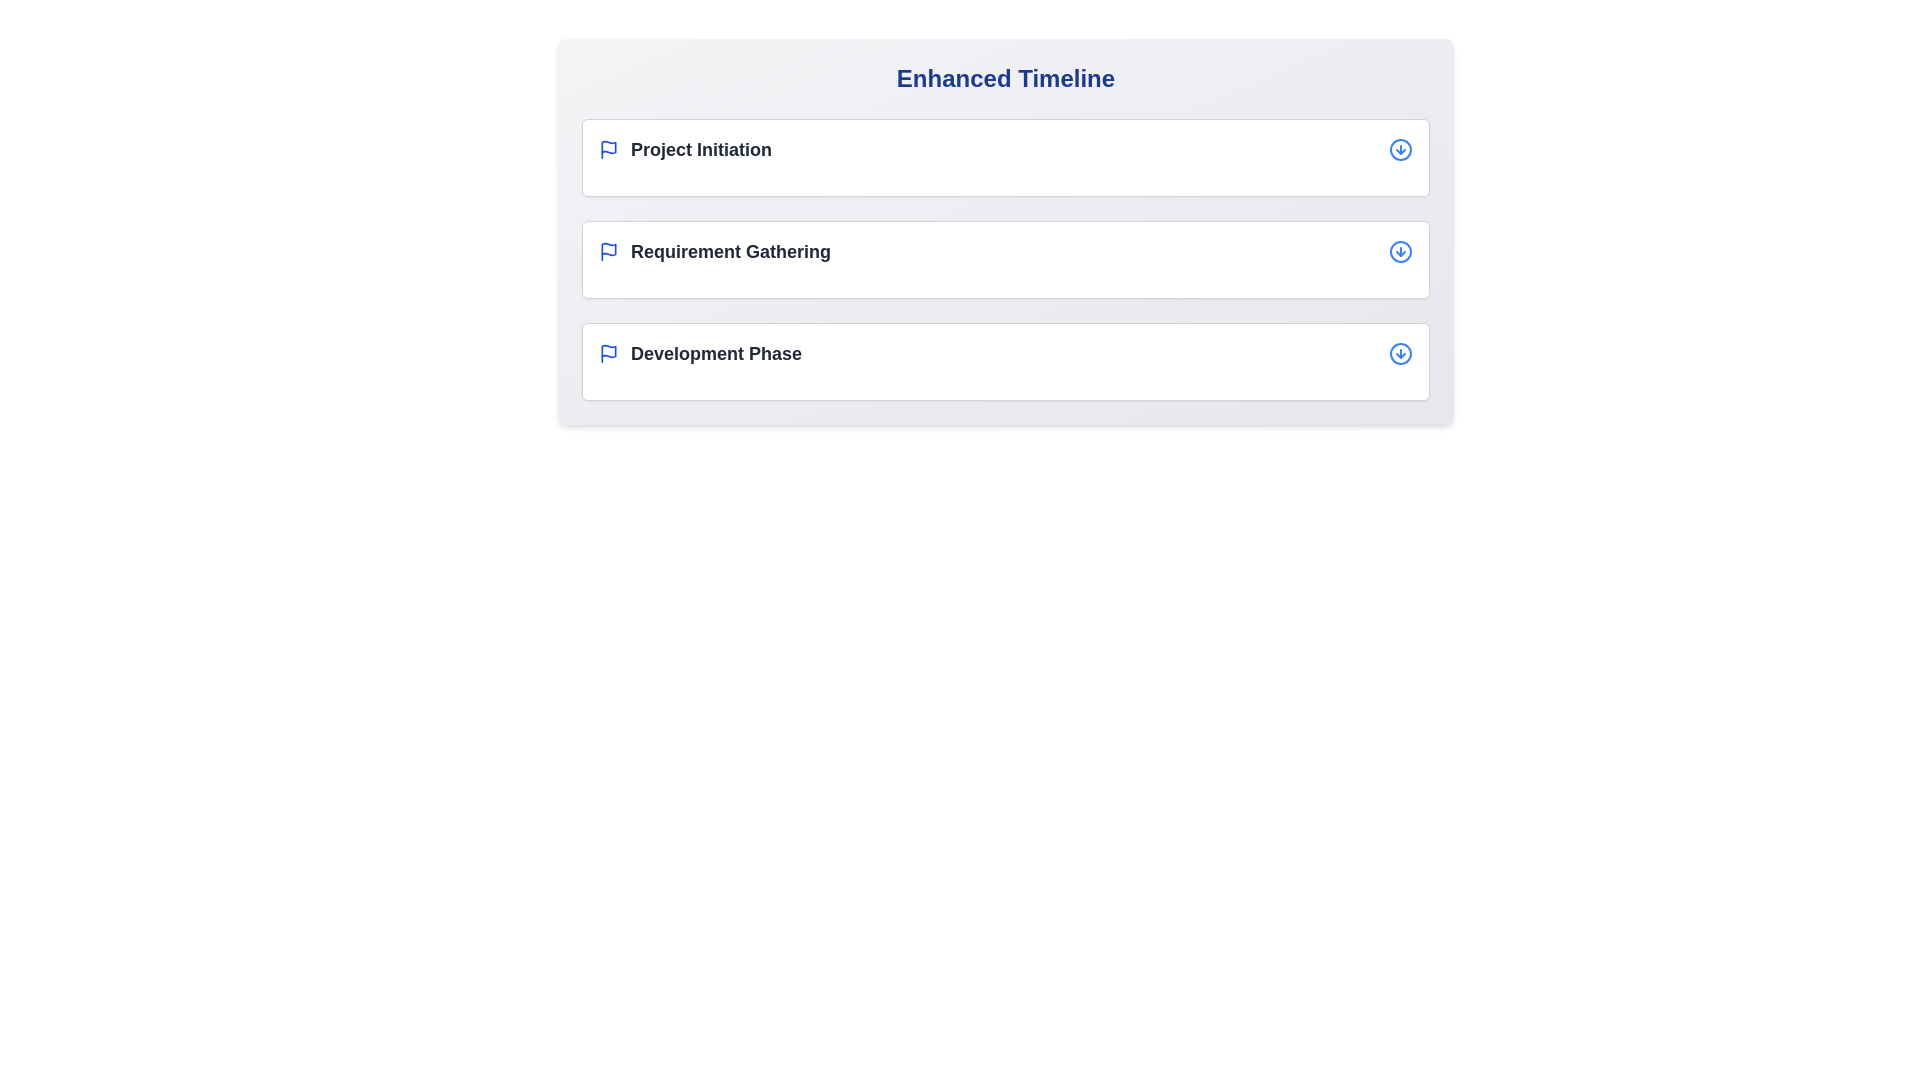 The image size is (1920, 1080). What do you see at coordinates (1400, 353) in the screenshot?
I see `the arrow icon on the far right of the 'Development Phase' entry in the 'Enhanced Timeline' interface` at bounding box center [1400, 353].